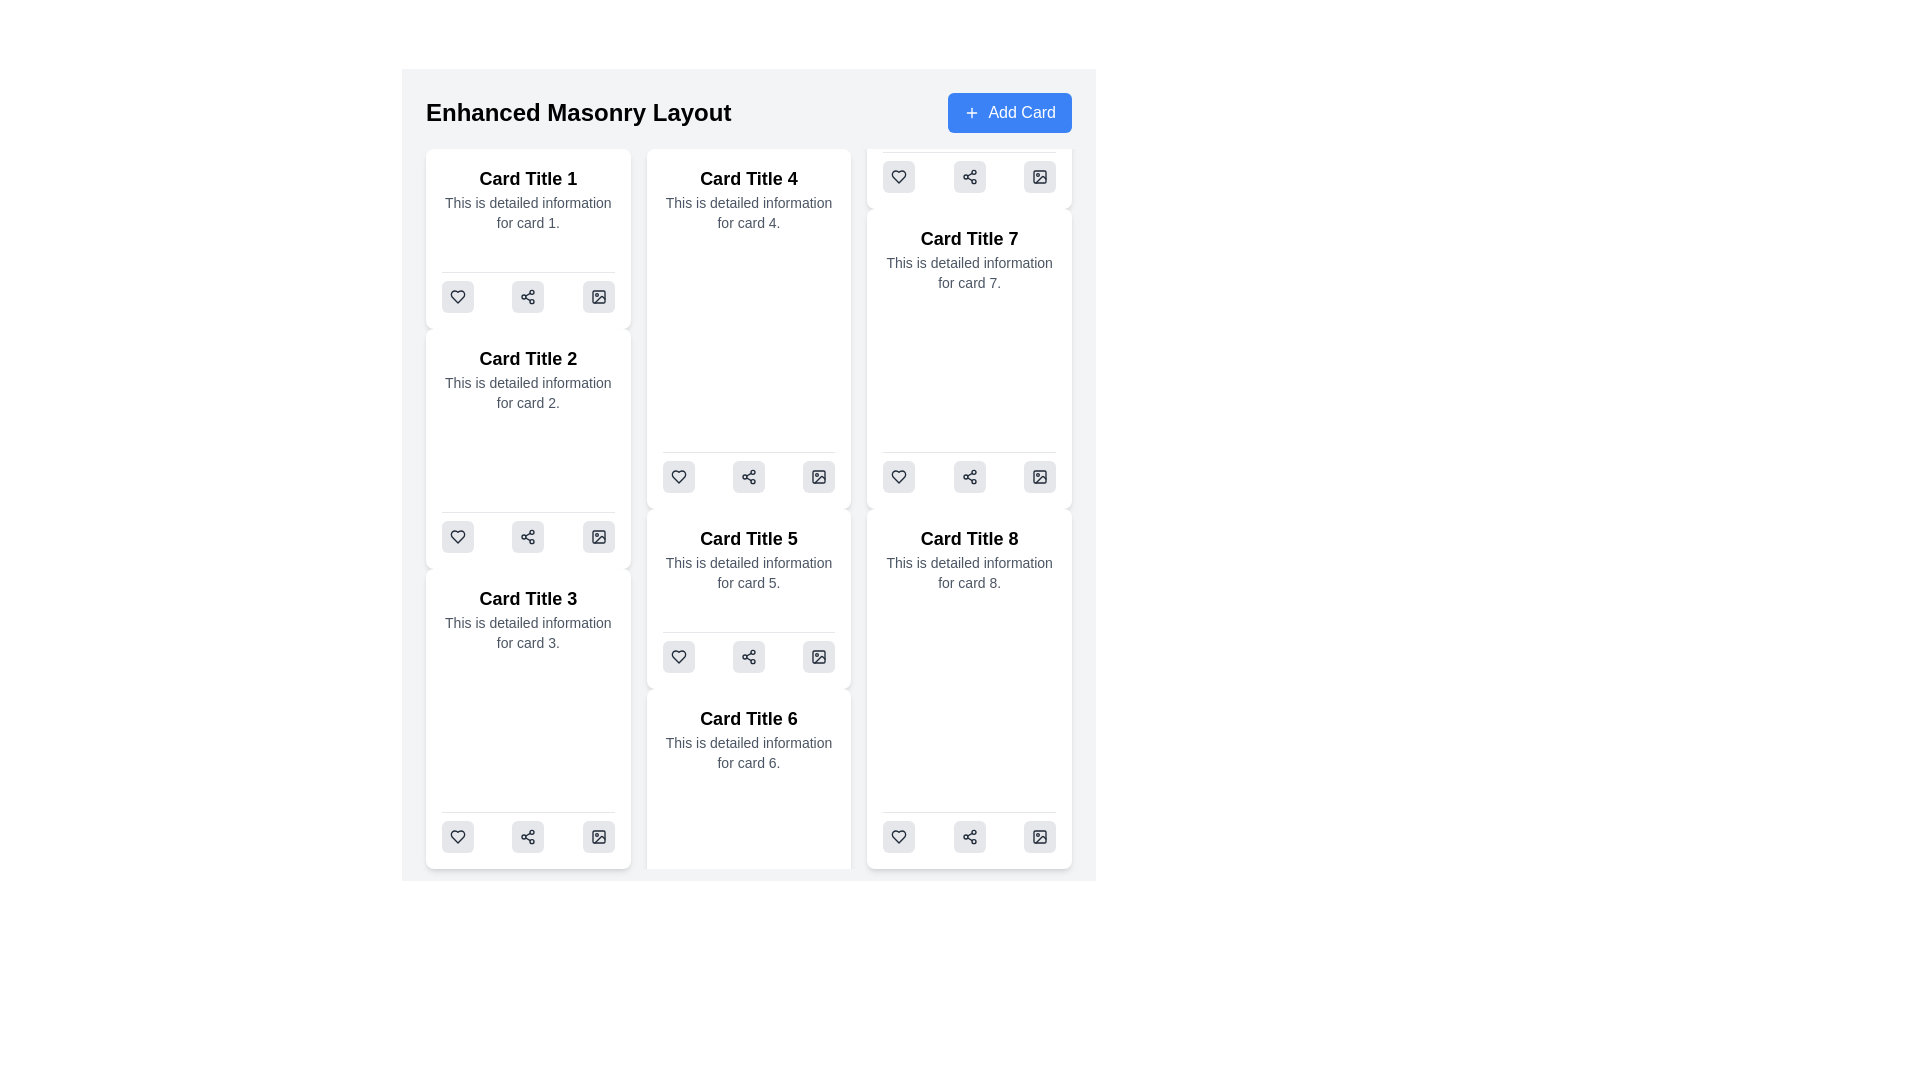  What do you see at coordinates (456, 535) in the screenshot?
I see `the heart icon button, which is the first button in the row at the bottom of 'Card Title 2'` at bounding box center [456, 535].